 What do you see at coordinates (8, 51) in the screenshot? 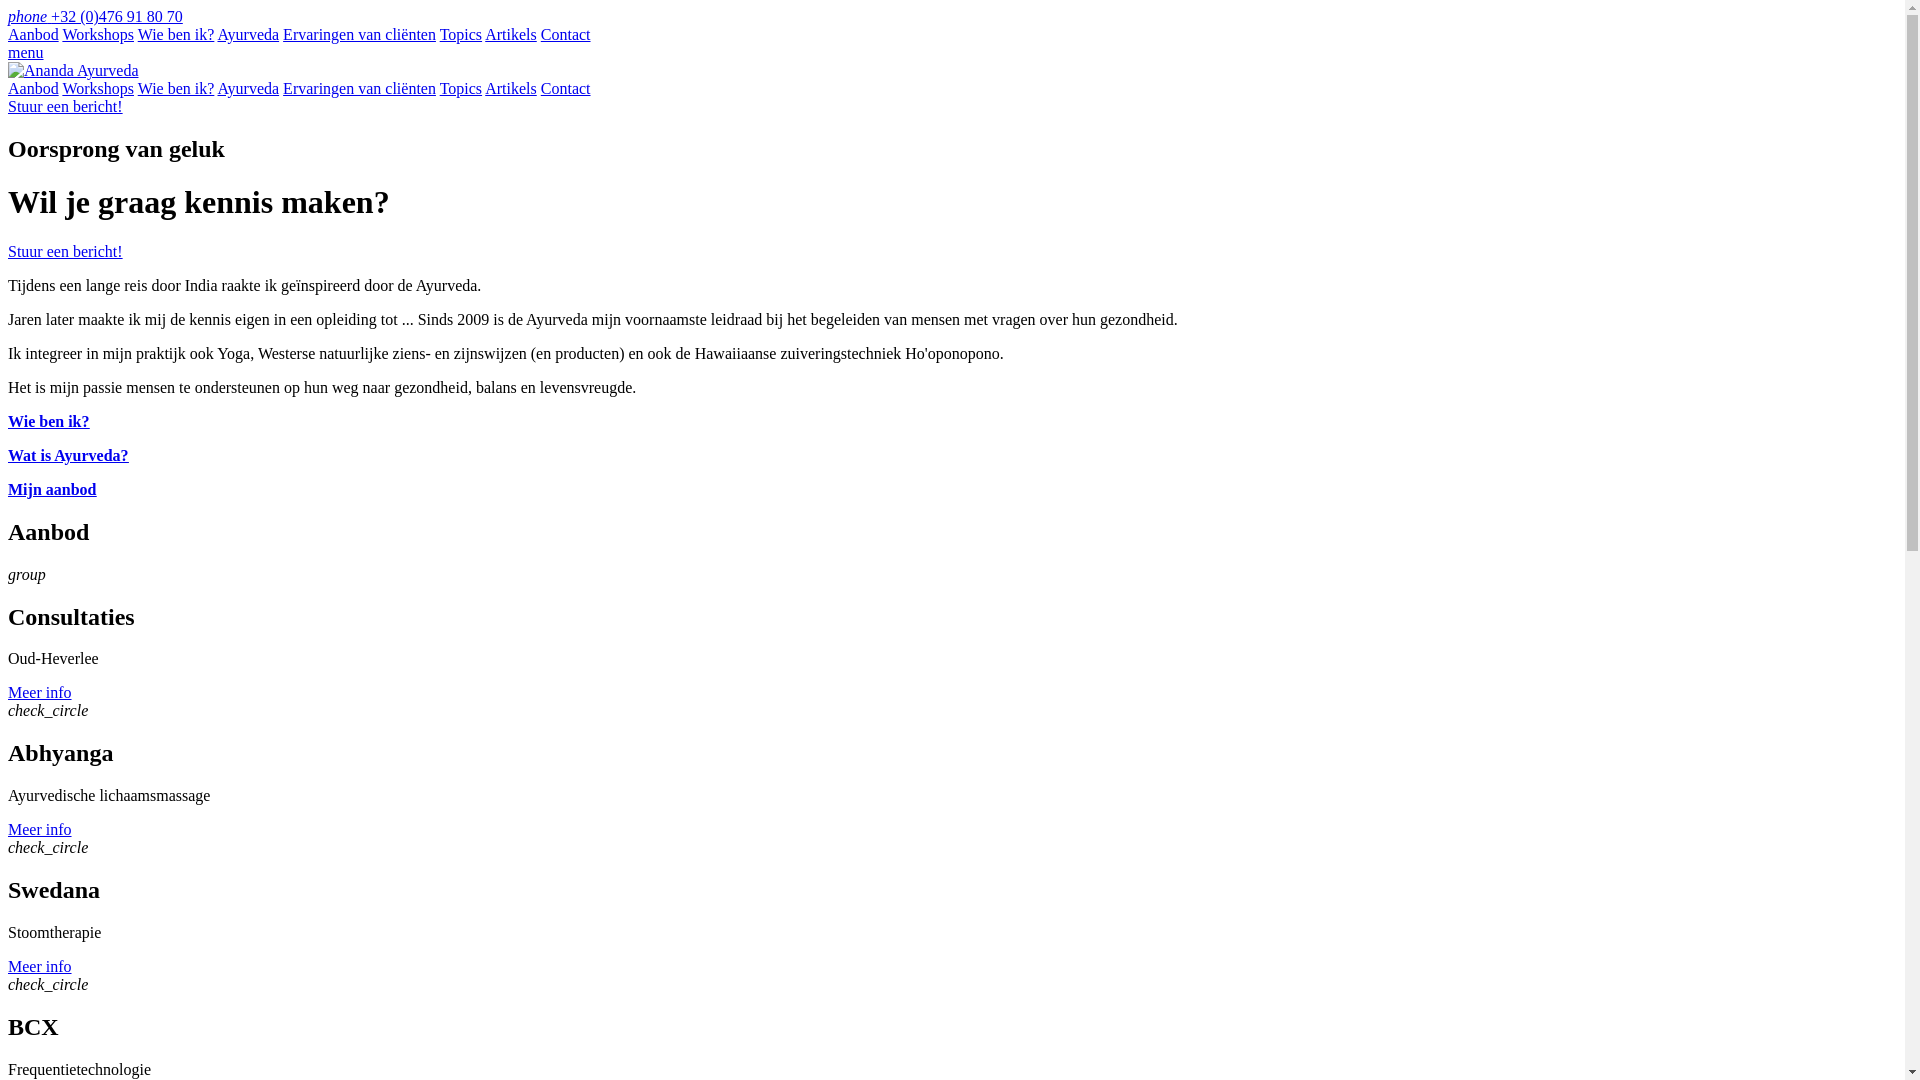
I see `'menu'` at bounding box center [8, 51].